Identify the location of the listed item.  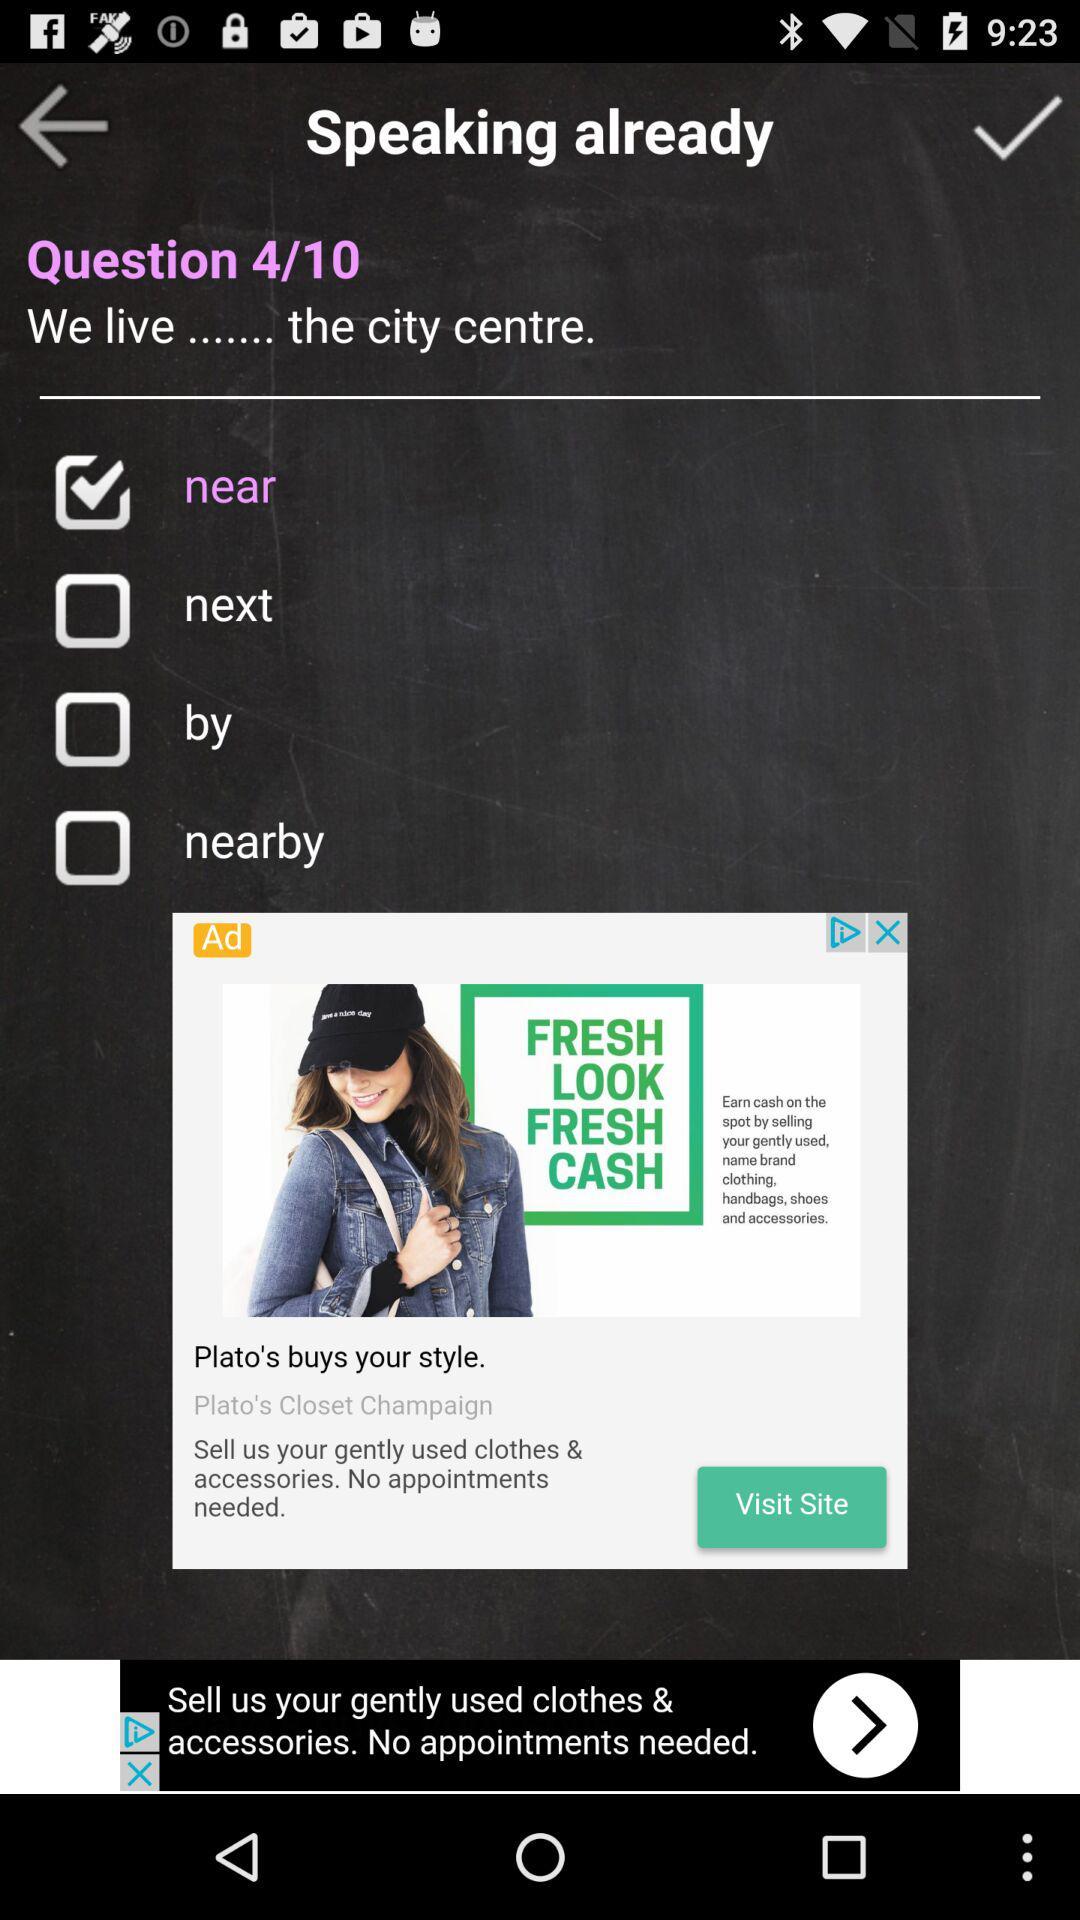
(91, 491).